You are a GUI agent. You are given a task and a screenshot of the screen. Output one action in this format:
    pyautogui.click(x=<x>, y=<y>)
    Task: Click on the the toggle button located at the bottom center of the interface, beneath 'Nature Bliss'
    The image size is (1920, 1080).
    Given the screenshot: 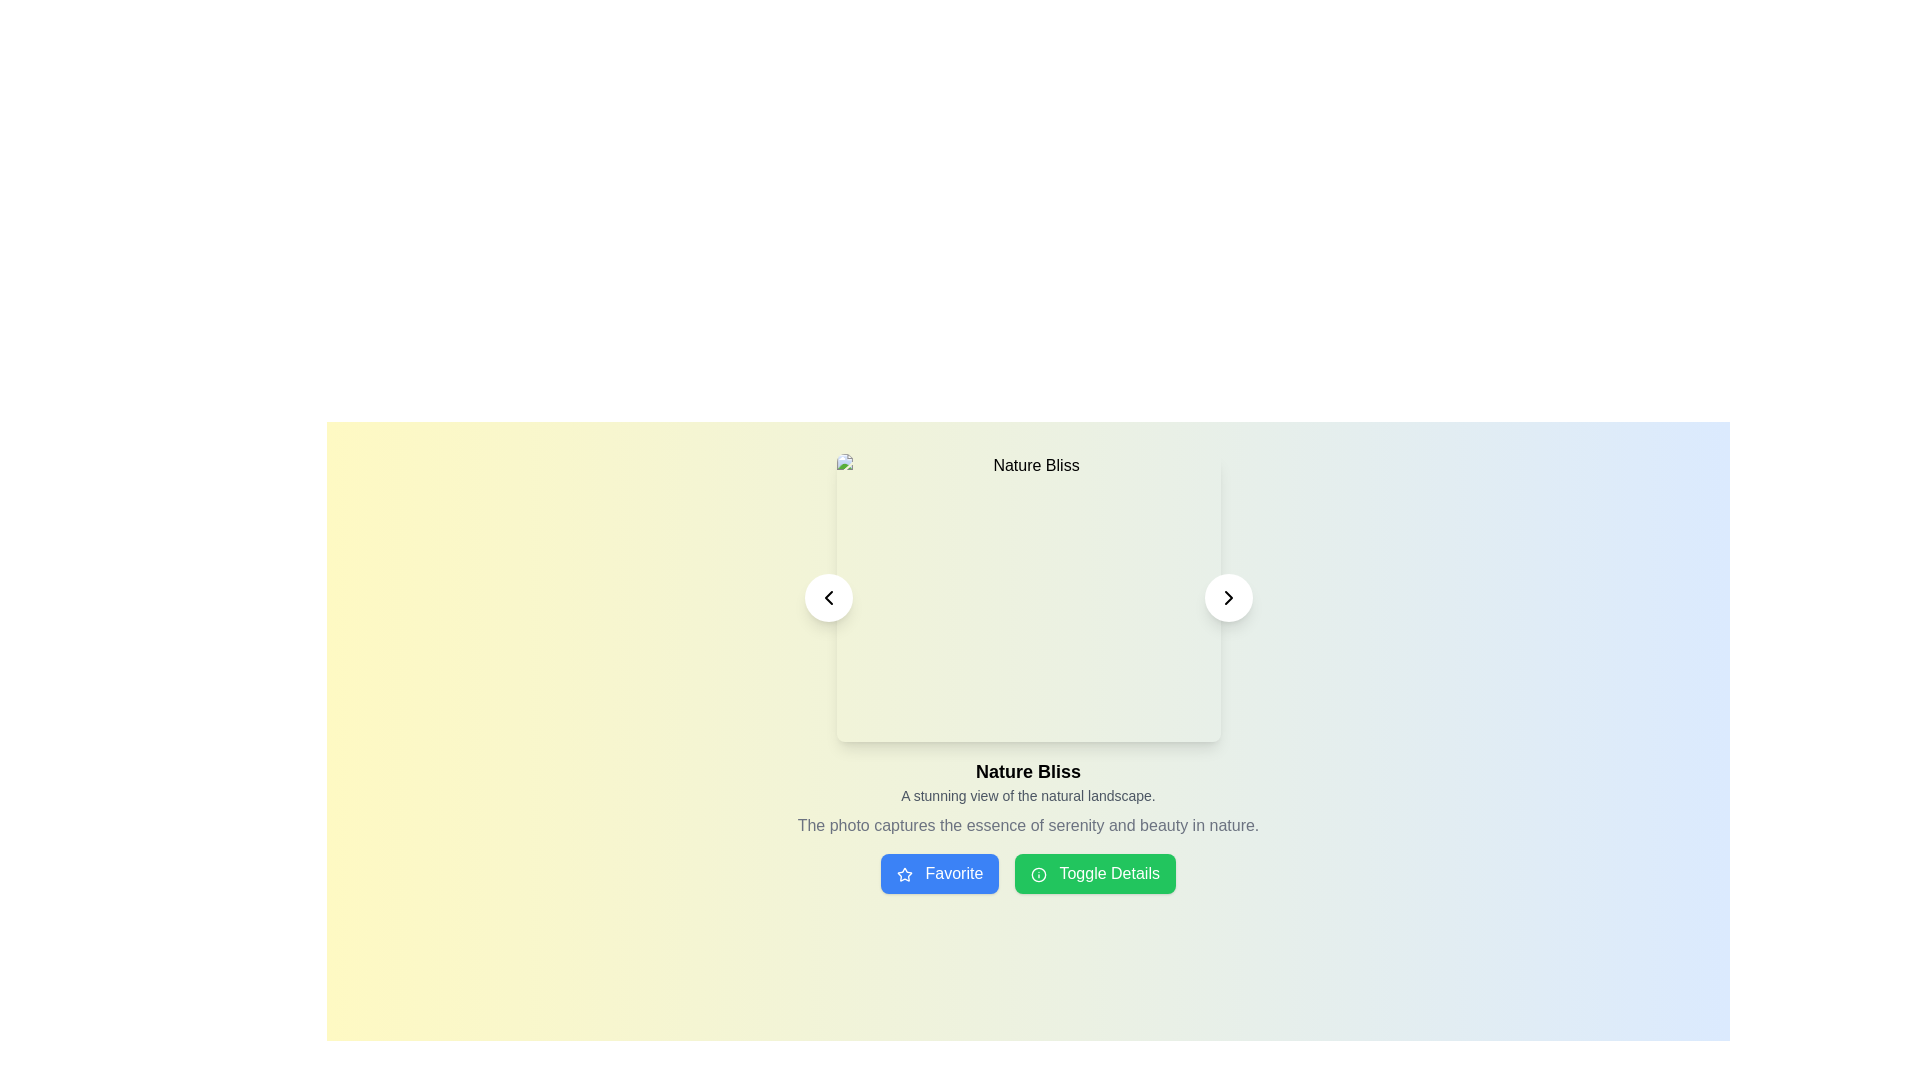 What is the action you would take?
    pyautogui.click(x=1094, y=873)
    